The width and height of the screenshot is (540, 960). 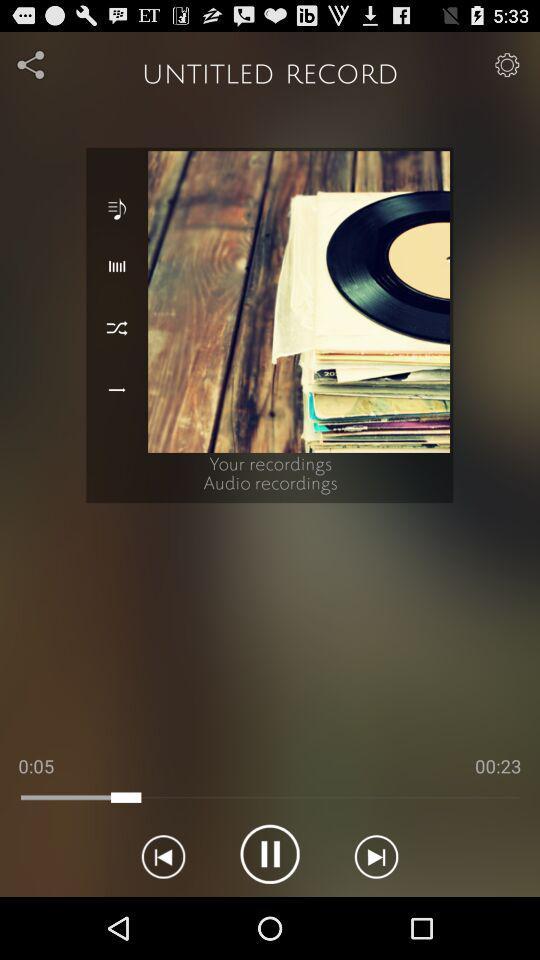 I want to click on share, so click(x=31, y=64).